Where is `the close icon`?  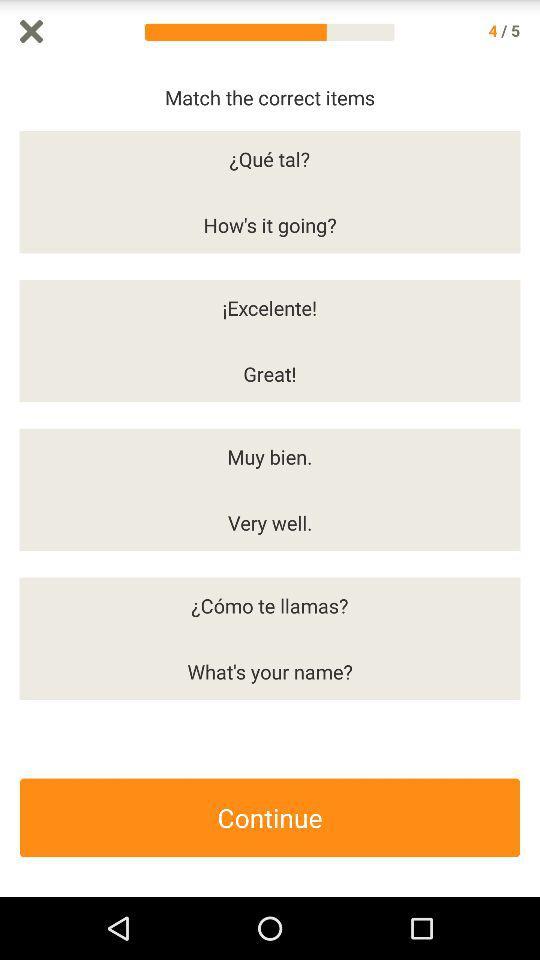 the close icon is located at coordinates (30, 32).